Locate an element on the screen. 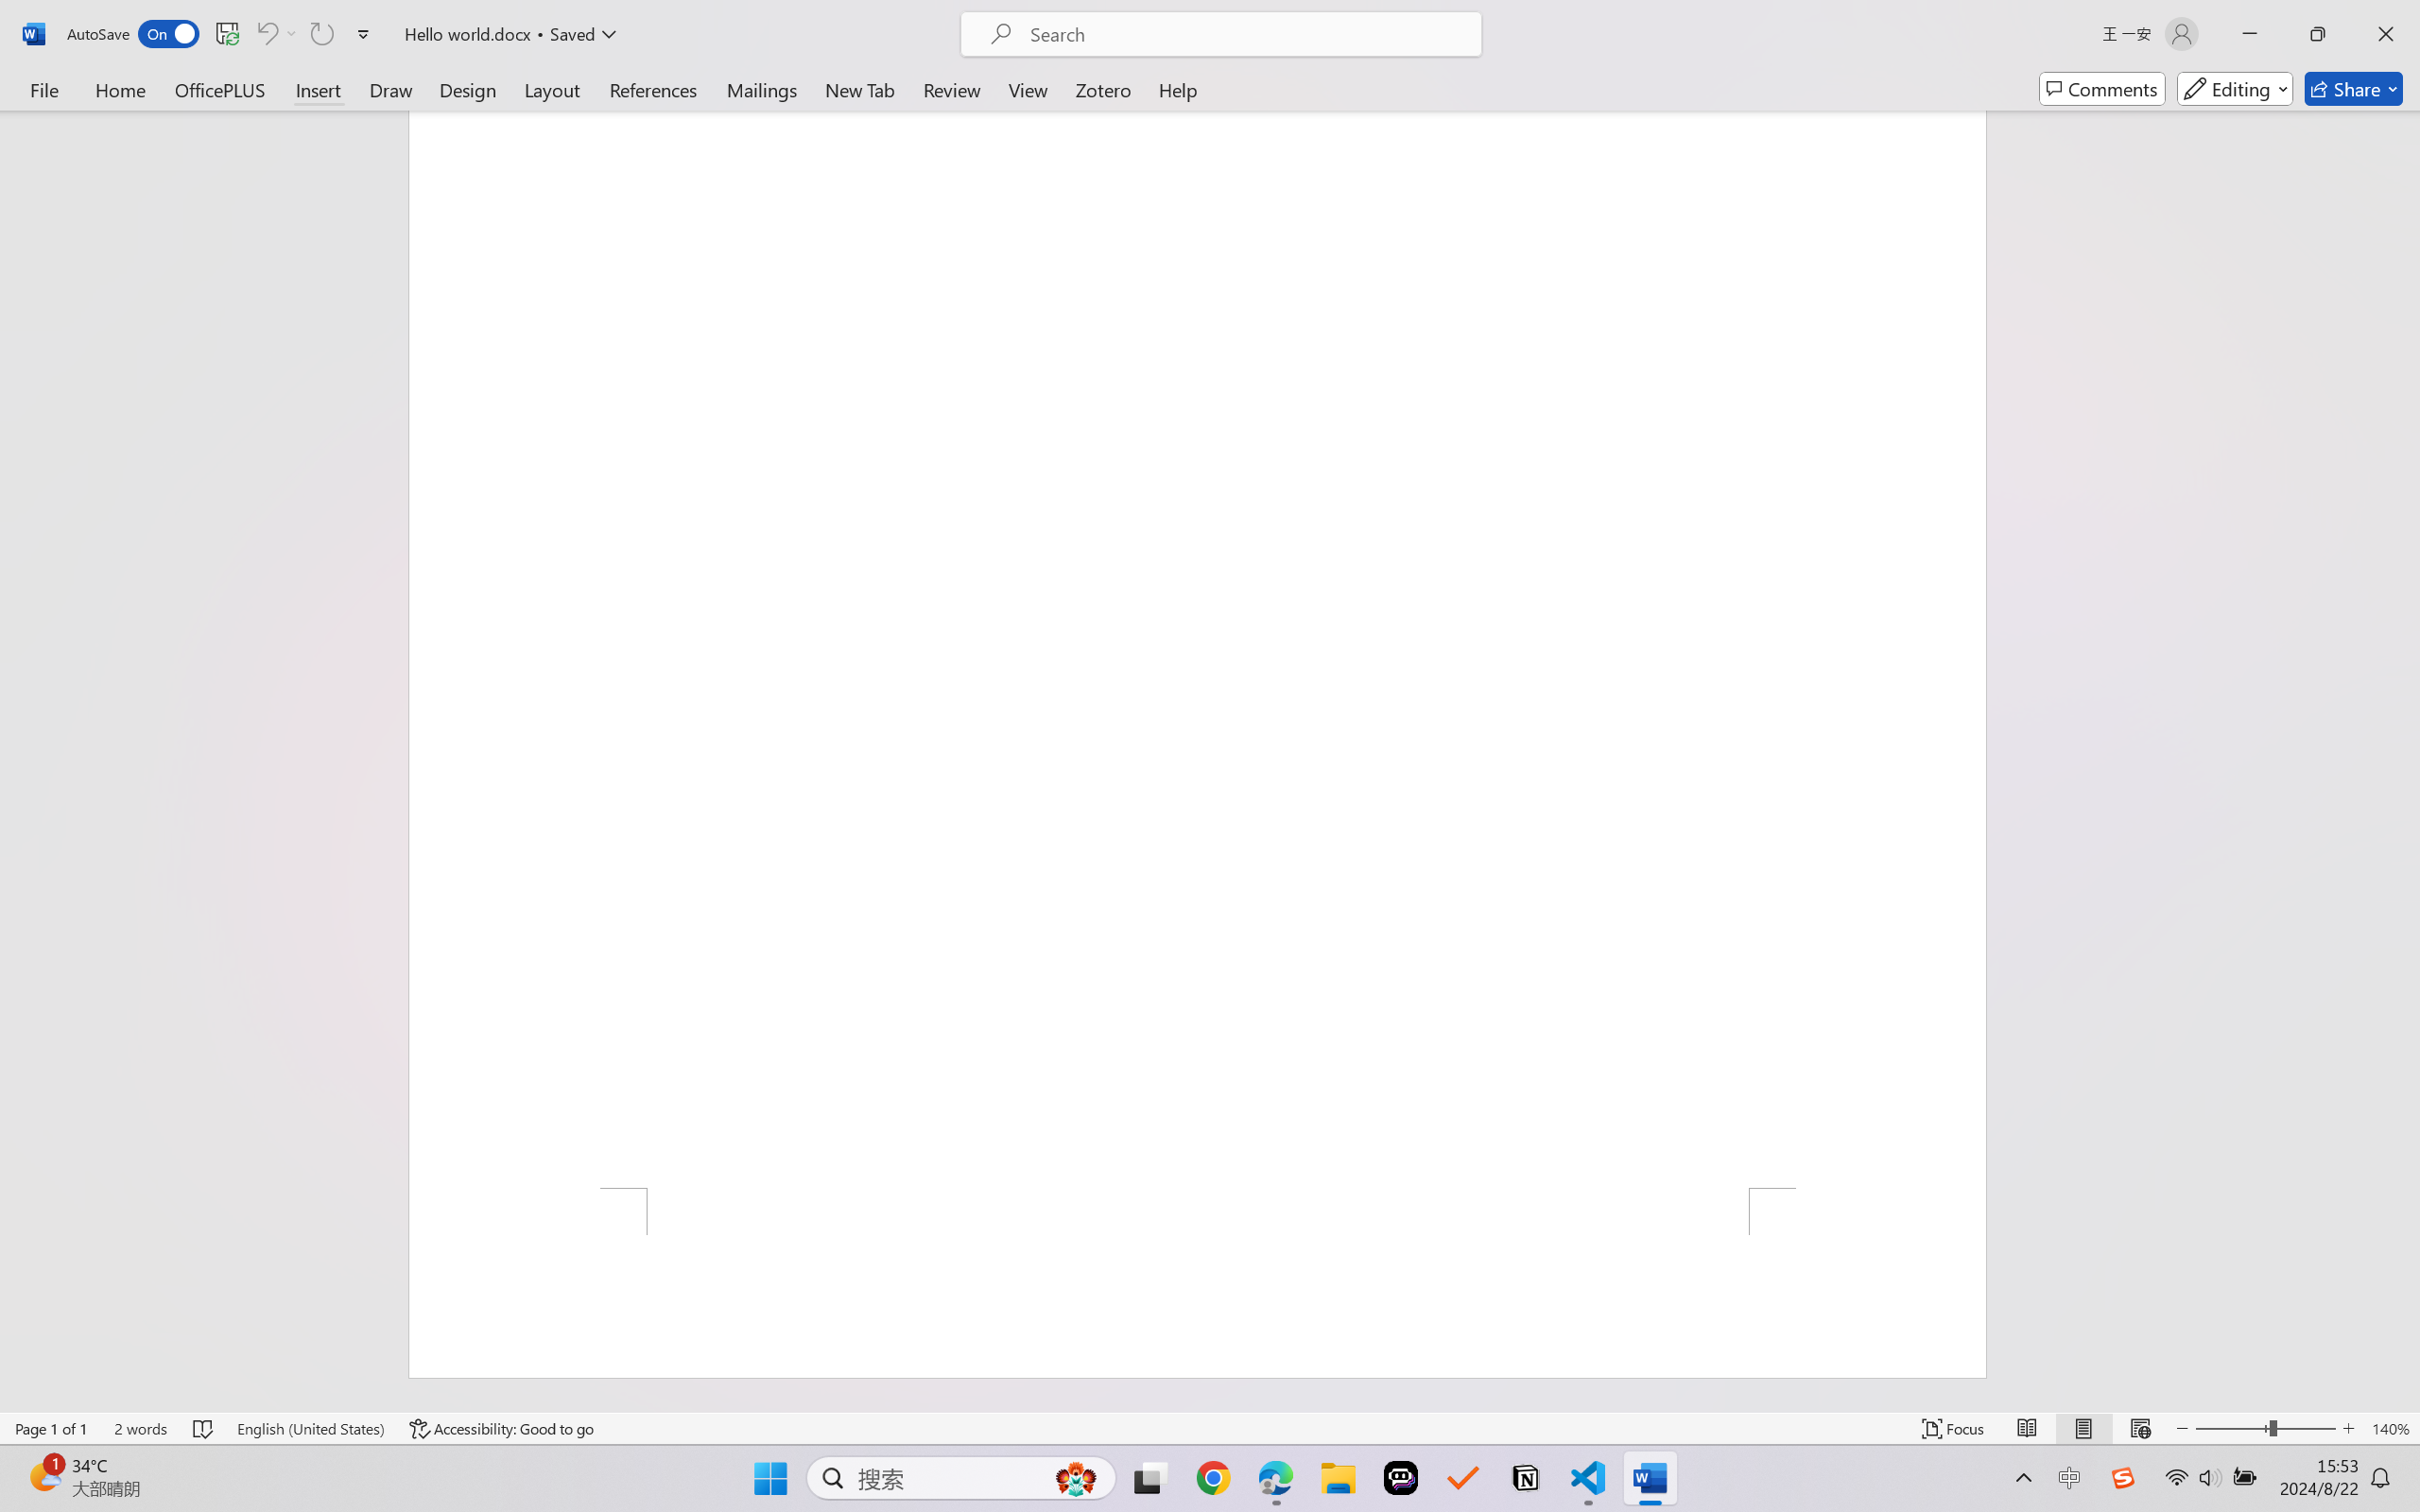 This screenshot has width=2420, height=1512. 'Minimize' is located at coordinates (2250, 33).